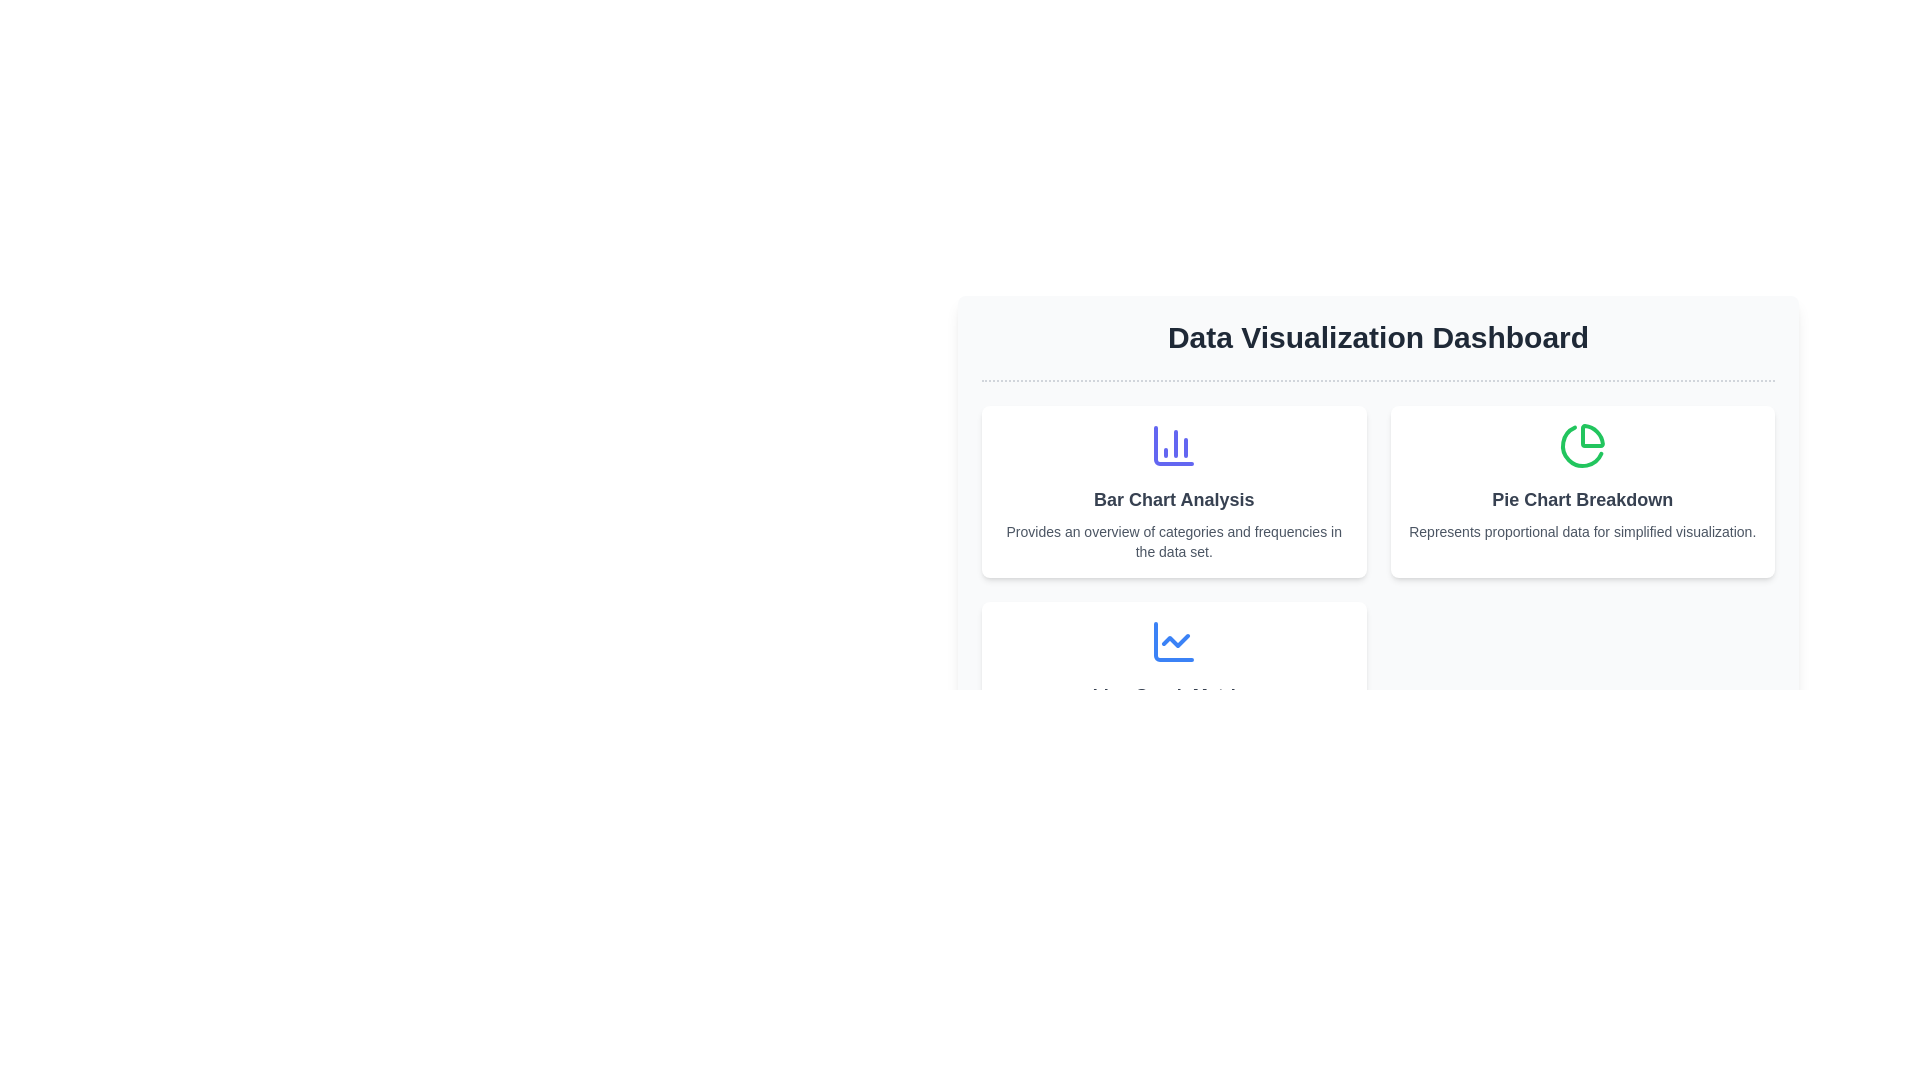 This screenshot has height=1080, width=1920. What do you see at coordinates (1176, 640) in the screenshot?
I see `graphical icon segment located within the leftmost card on the second row of the dashboard interface, below the 'Bar Chart Analysis' section` at bounding box center [1176, 640].